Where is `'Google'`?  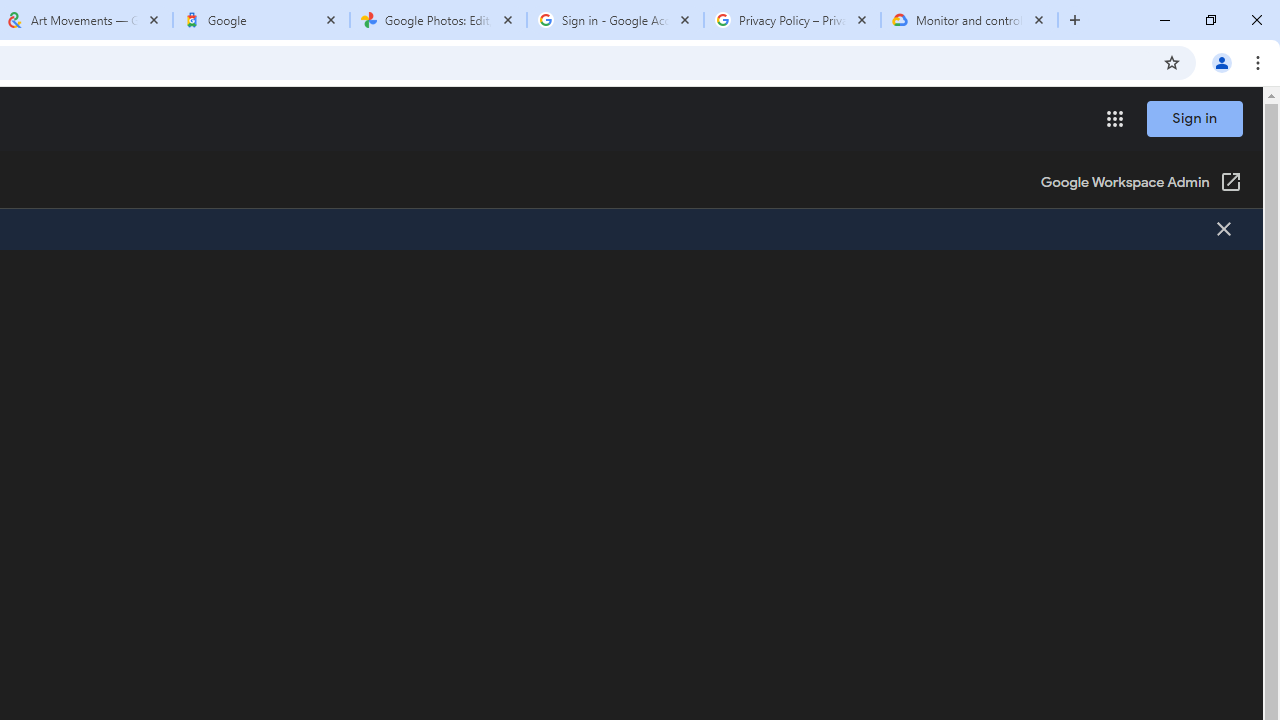
'Google' is located at coordinates (260, 20).